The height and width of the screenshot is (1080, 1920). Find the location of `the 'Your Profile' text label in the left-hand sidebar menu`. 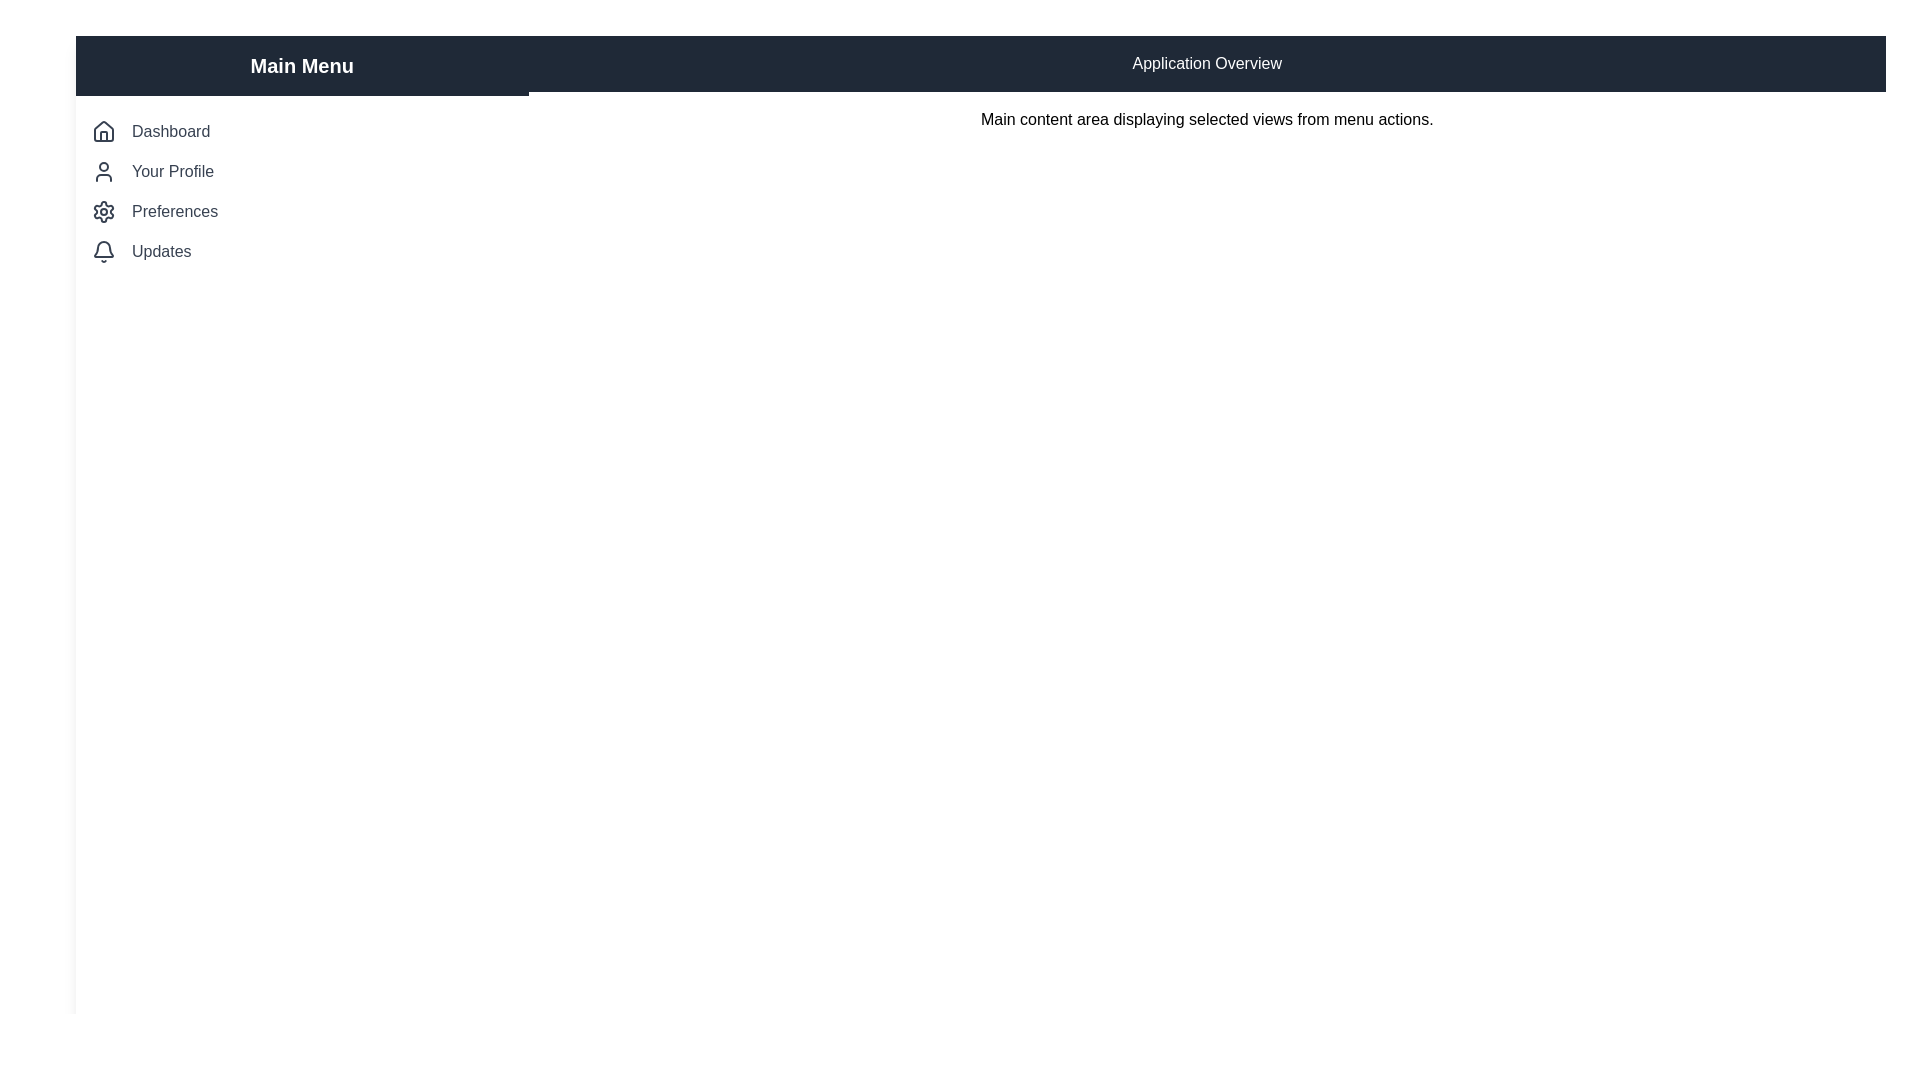

the 'Your Profile' text label in the left-hand sidebar menu is located at coordinates (172, 171).